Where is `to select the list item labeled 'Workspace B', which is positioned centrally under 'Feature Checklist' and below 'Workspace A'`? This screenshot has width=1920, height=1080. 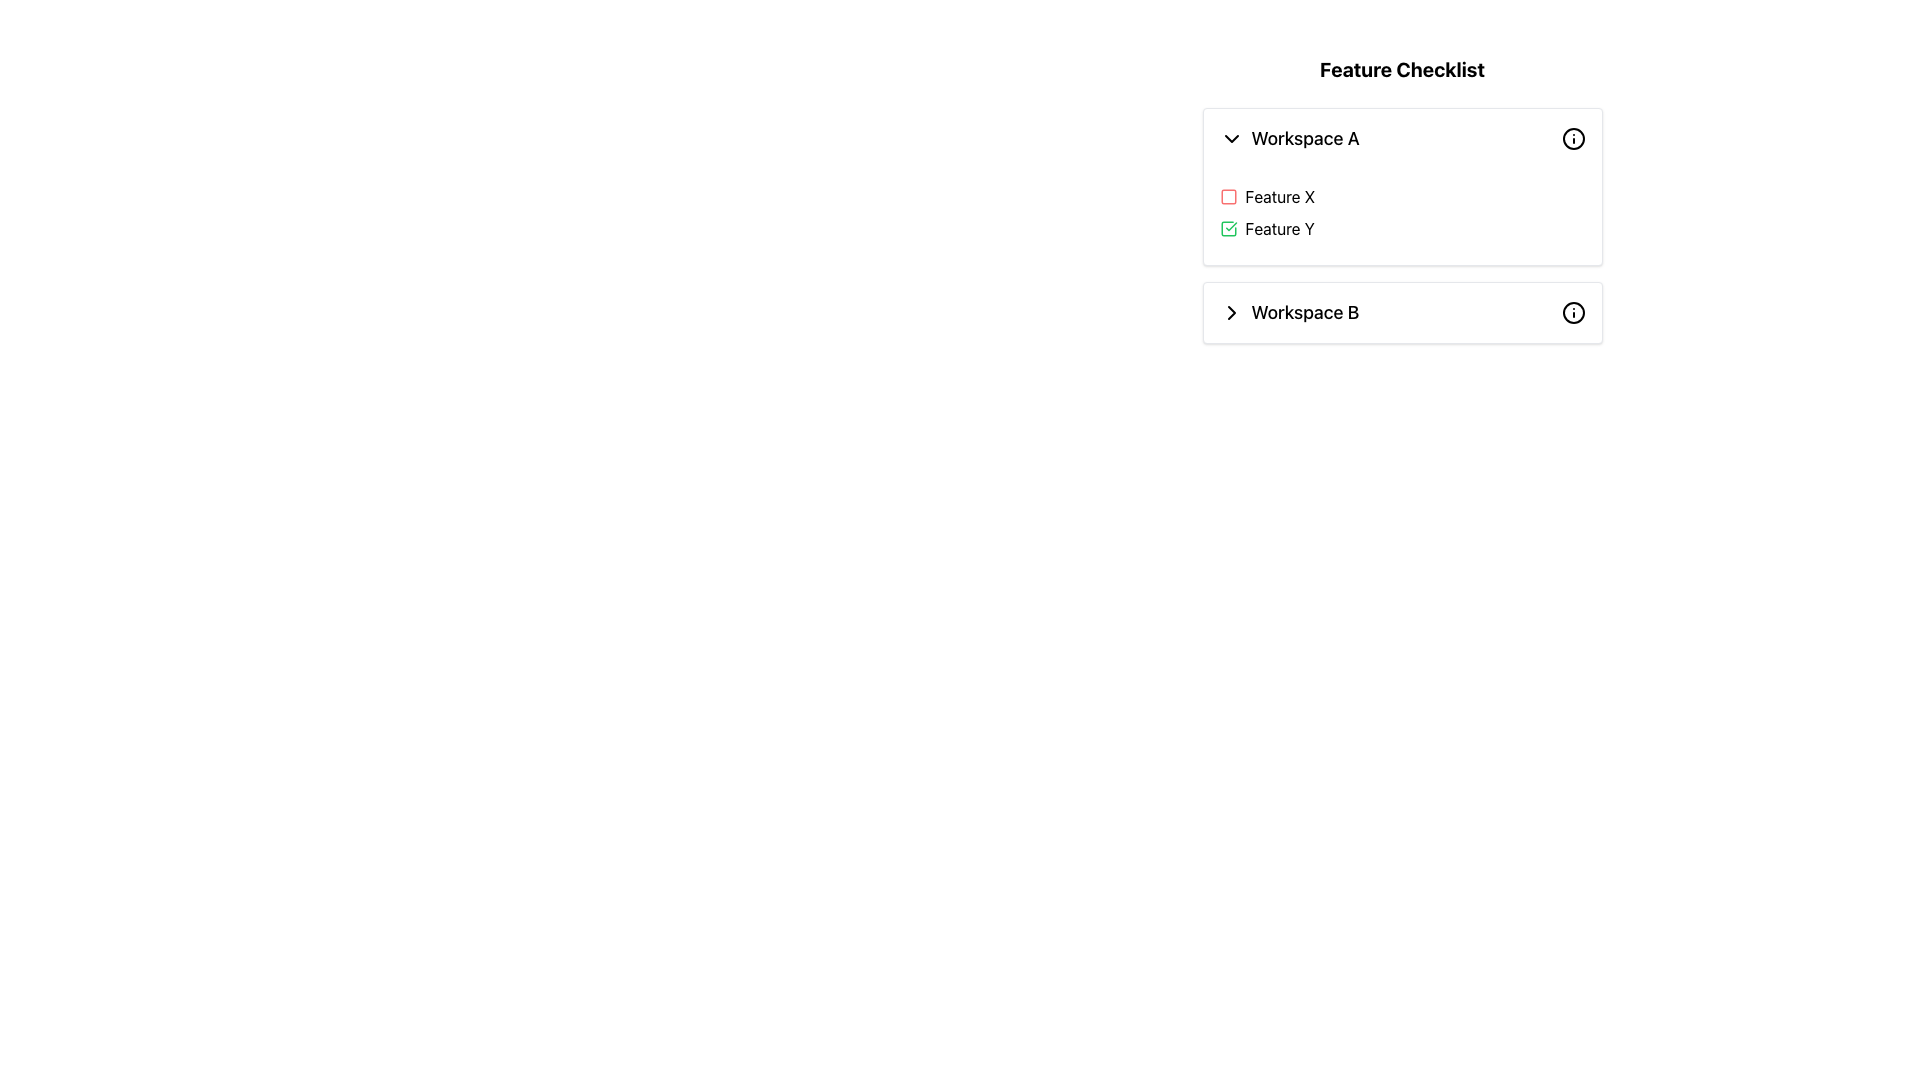 to select the list item labeled 'Workspace B', which is positioned centrally under 'Feature Checklist' and below 'Workspace A' is located at coordinates (1289, 312).